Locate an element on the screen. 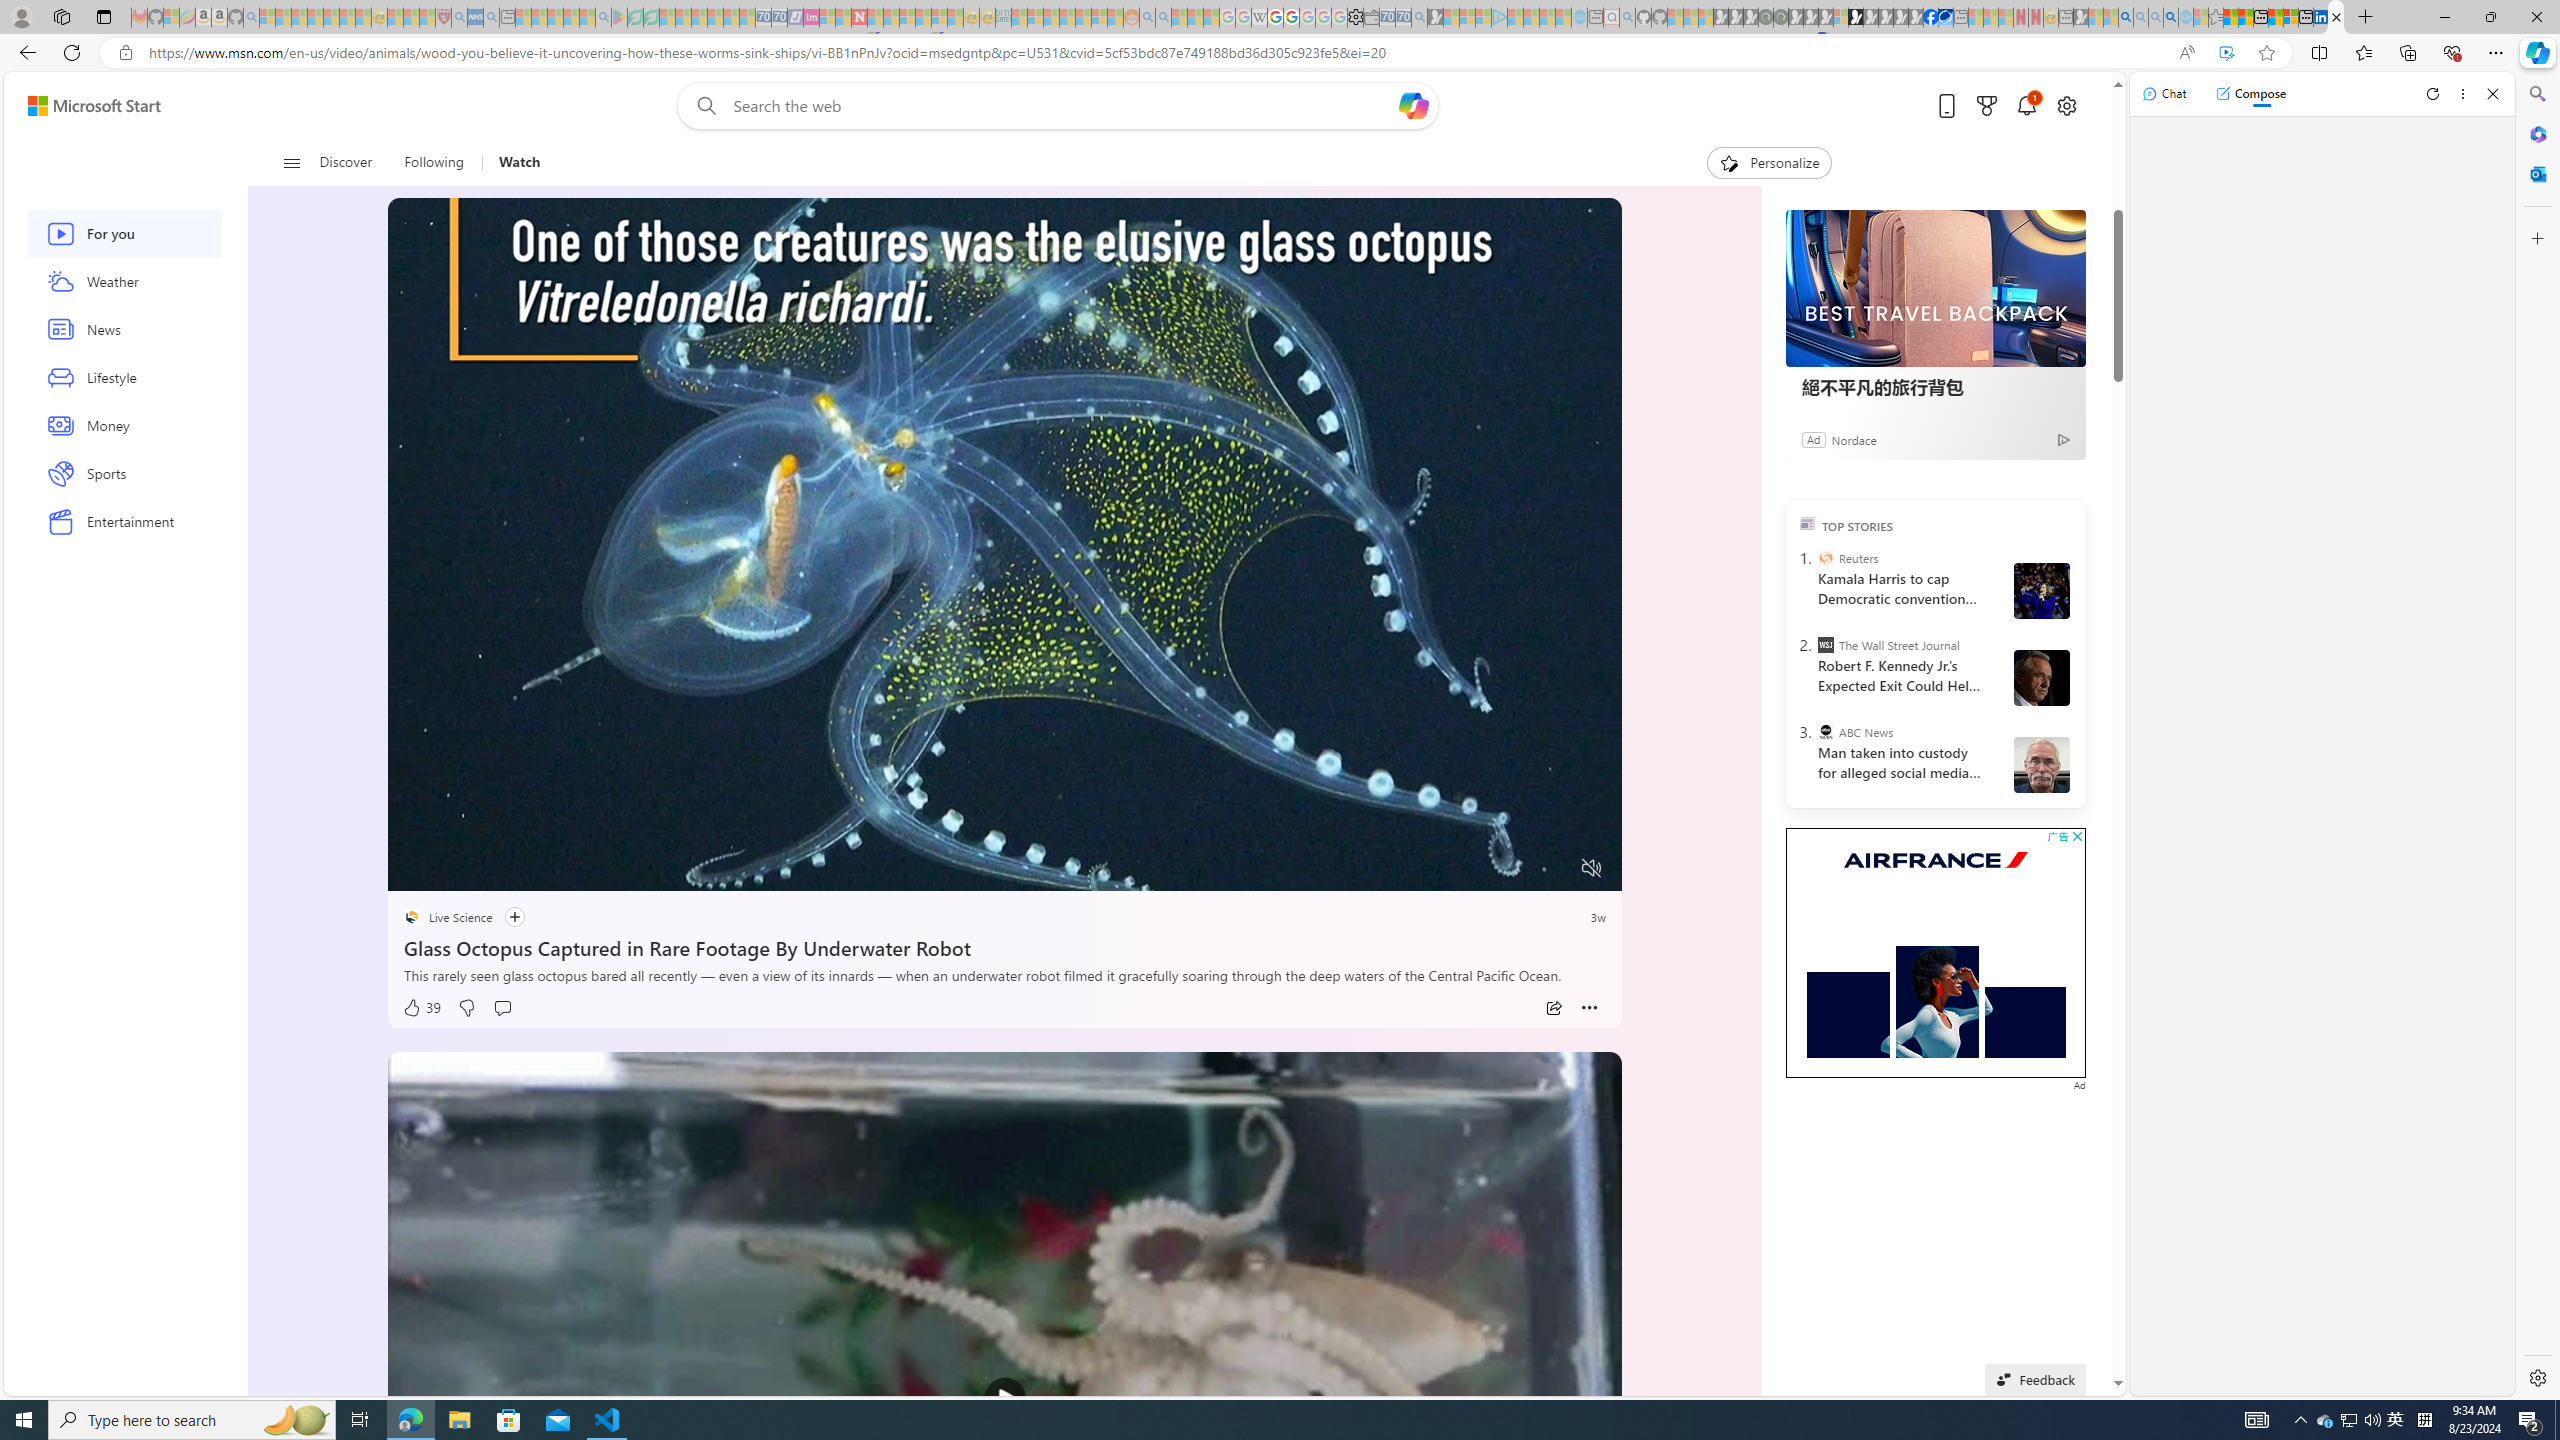 This screenshot has height=1440, width=2560. 'Google Chrome Internet Browser Download - Search Images' is located at coordinates (2169, 16).